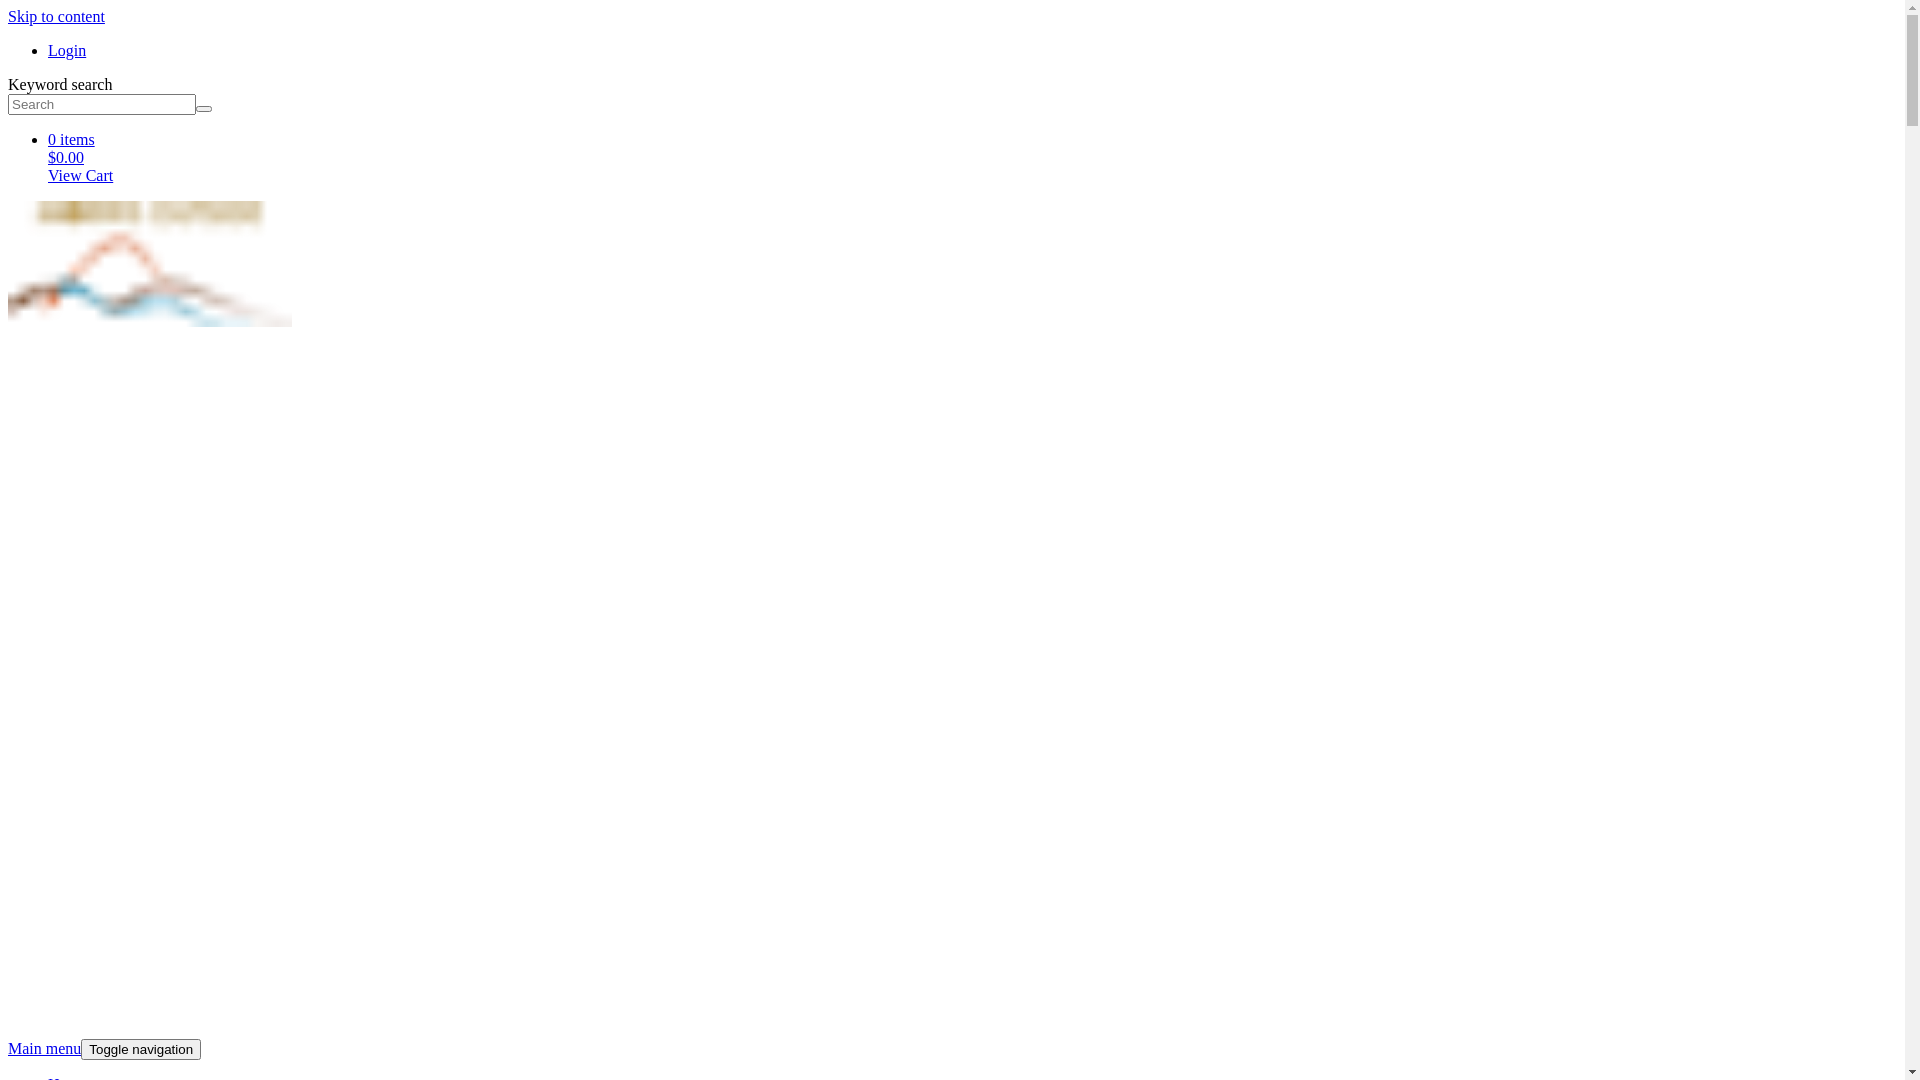 This screenshot has height=1080, width=1920. I want to click on 'Login', so click(67, 49).